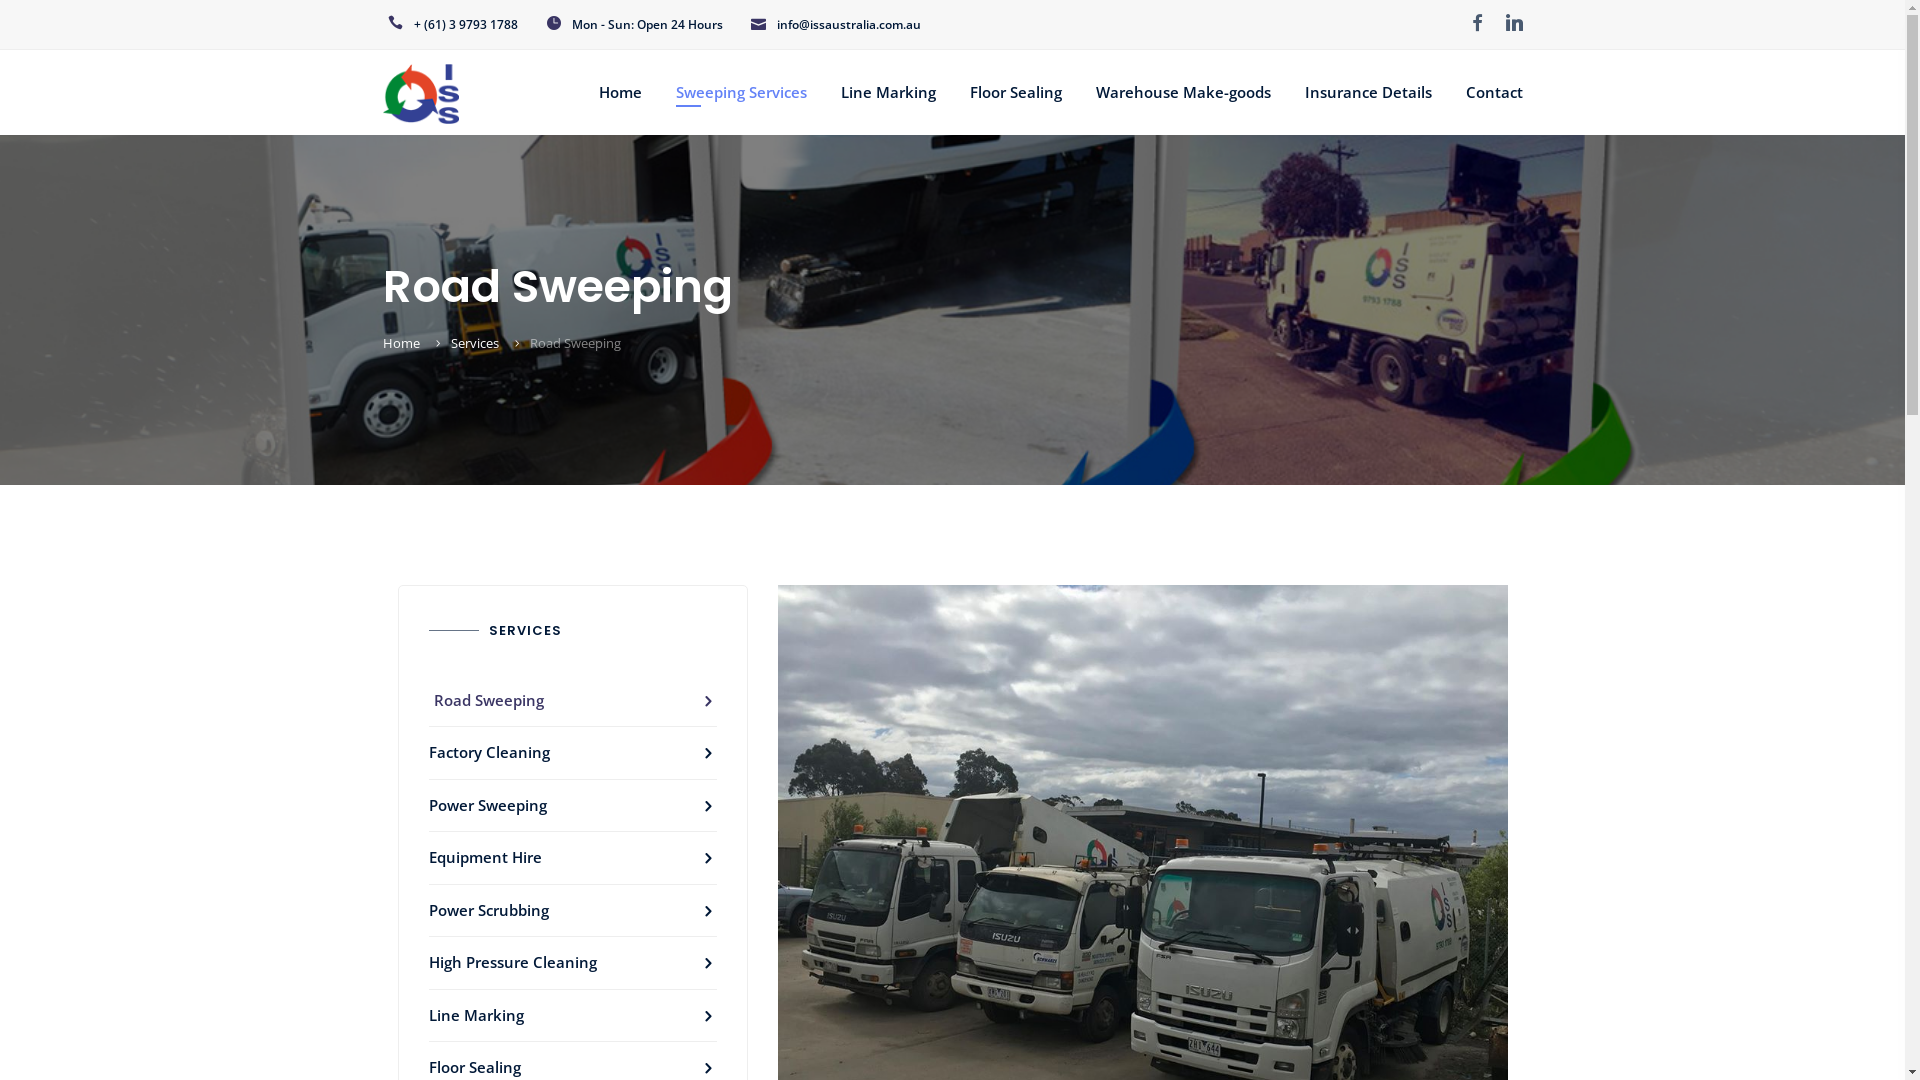 The width and height of the screenshot is (1920, 1080). What do you see at coordinates (570, 857) in the screenshot?
I see `'Equipment Hire'` at bounding box center [570, 857].